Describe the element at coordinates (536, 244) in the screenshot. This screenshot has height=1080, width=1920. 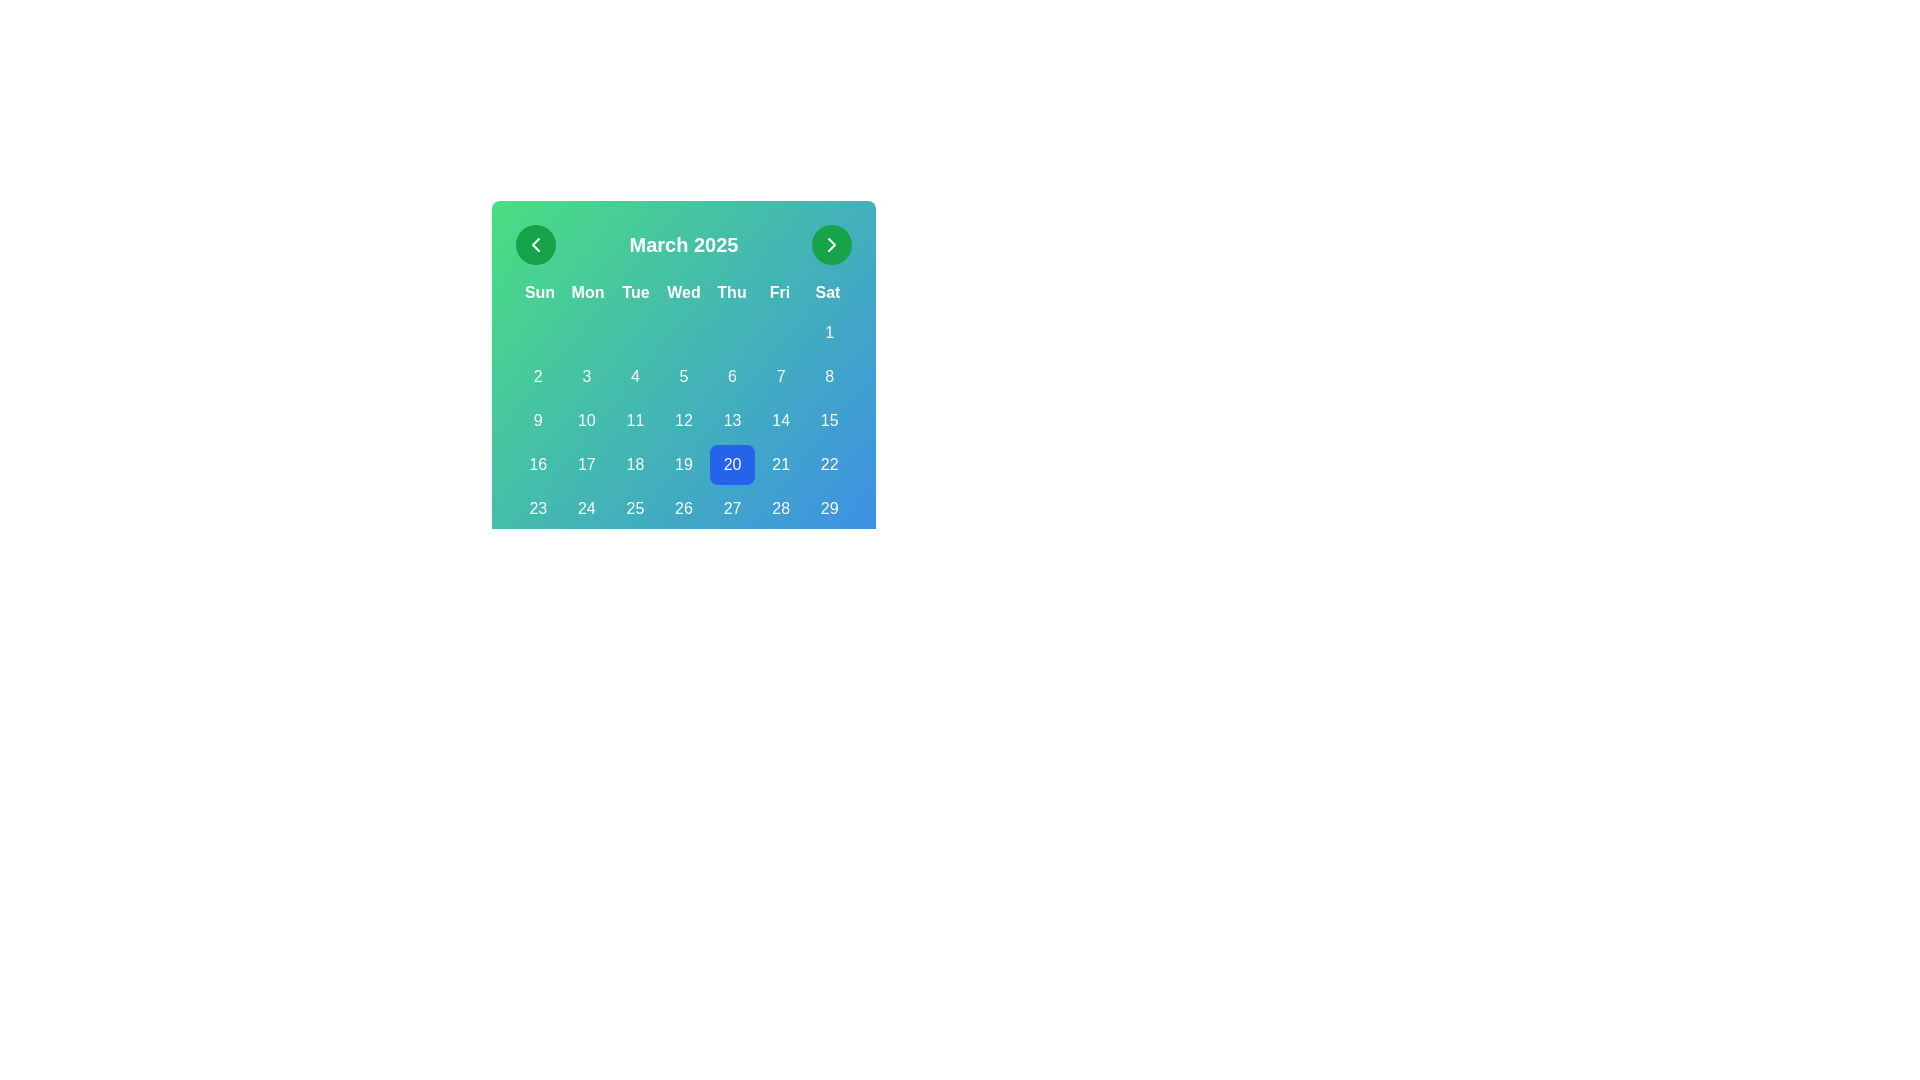
I see `the navigation button for the previous month located on the far-left side of the header containing 'March 2025'` at that location.